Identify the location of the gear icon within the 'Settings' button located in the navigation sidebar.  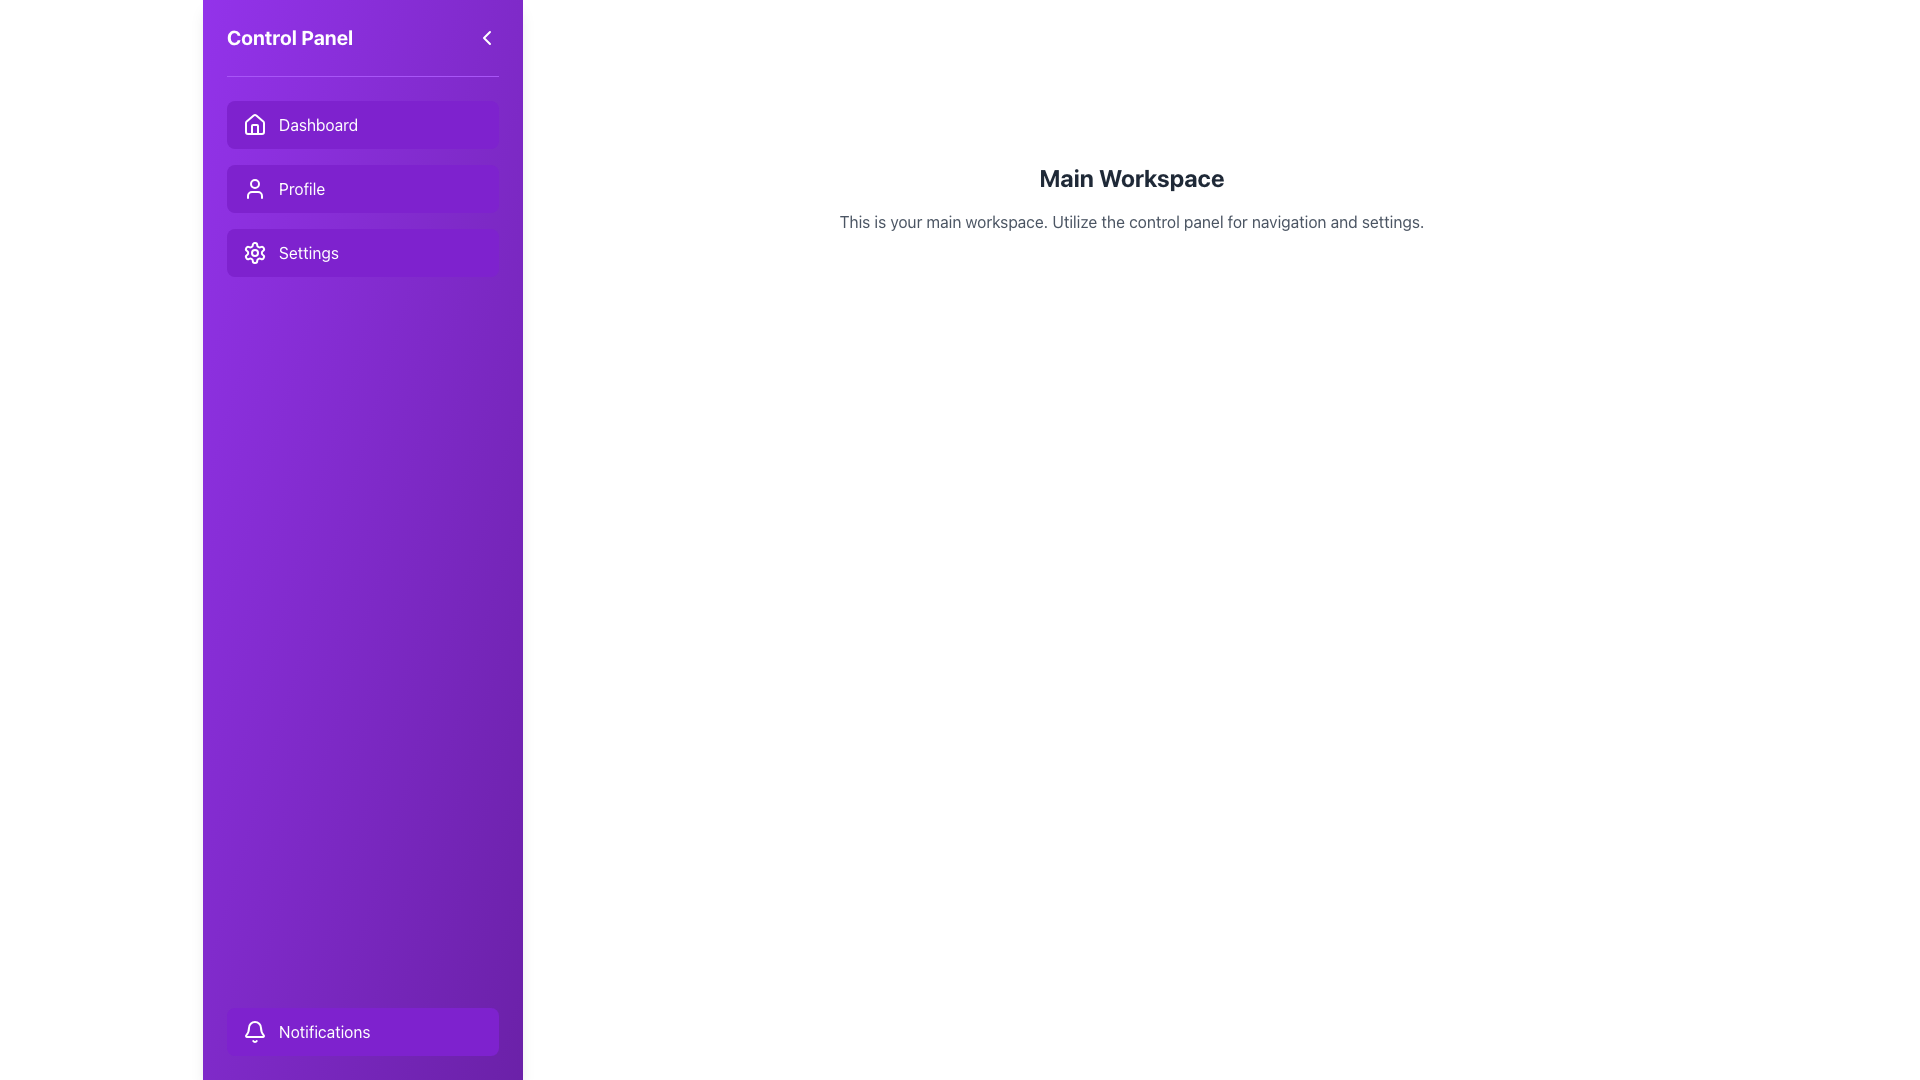
(253, 252).